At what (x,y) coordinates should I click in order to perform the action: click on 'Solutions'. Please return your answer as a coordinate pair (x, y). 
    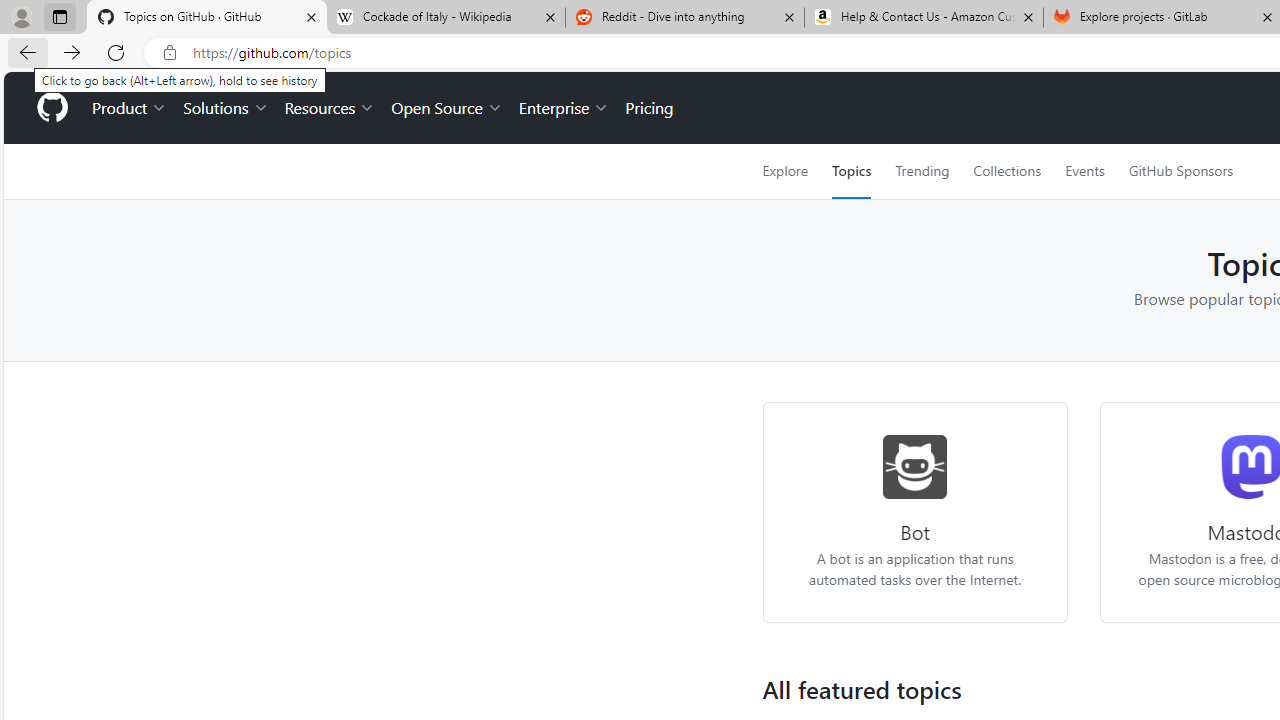
    Looking at the image, I should click on (225, 108).